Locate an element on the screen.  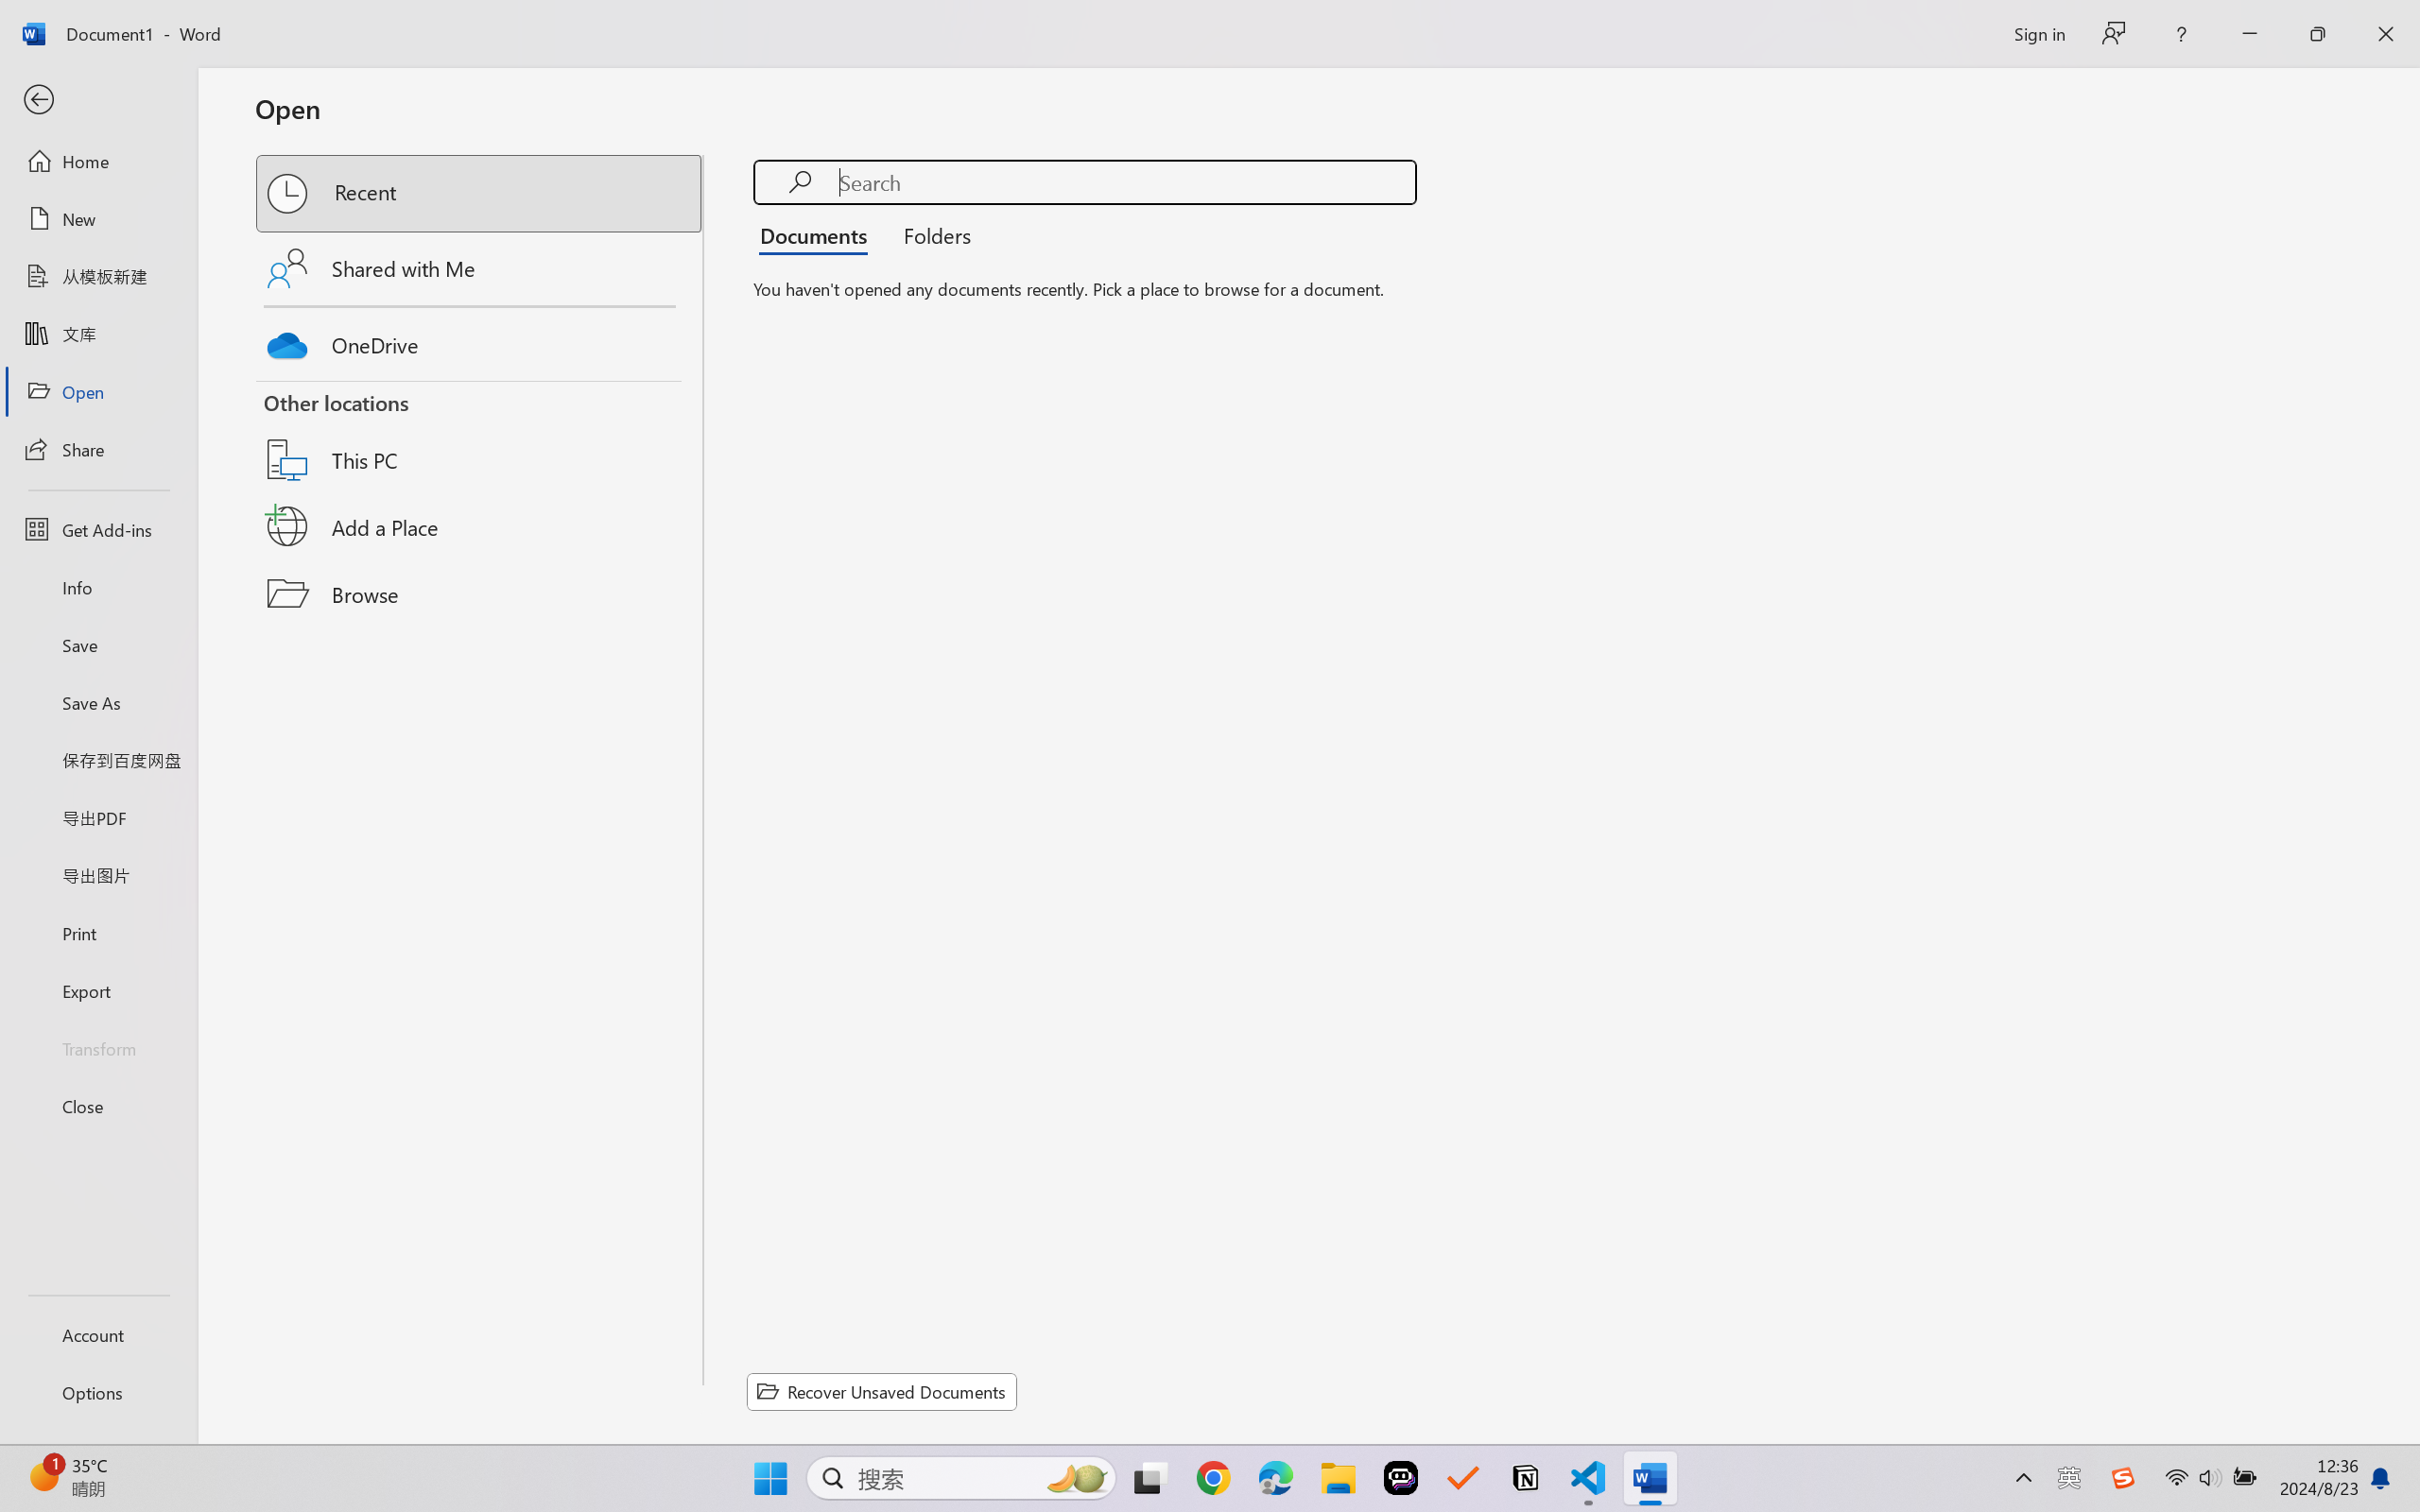
'Options' is located at coordinates (97, 1391).